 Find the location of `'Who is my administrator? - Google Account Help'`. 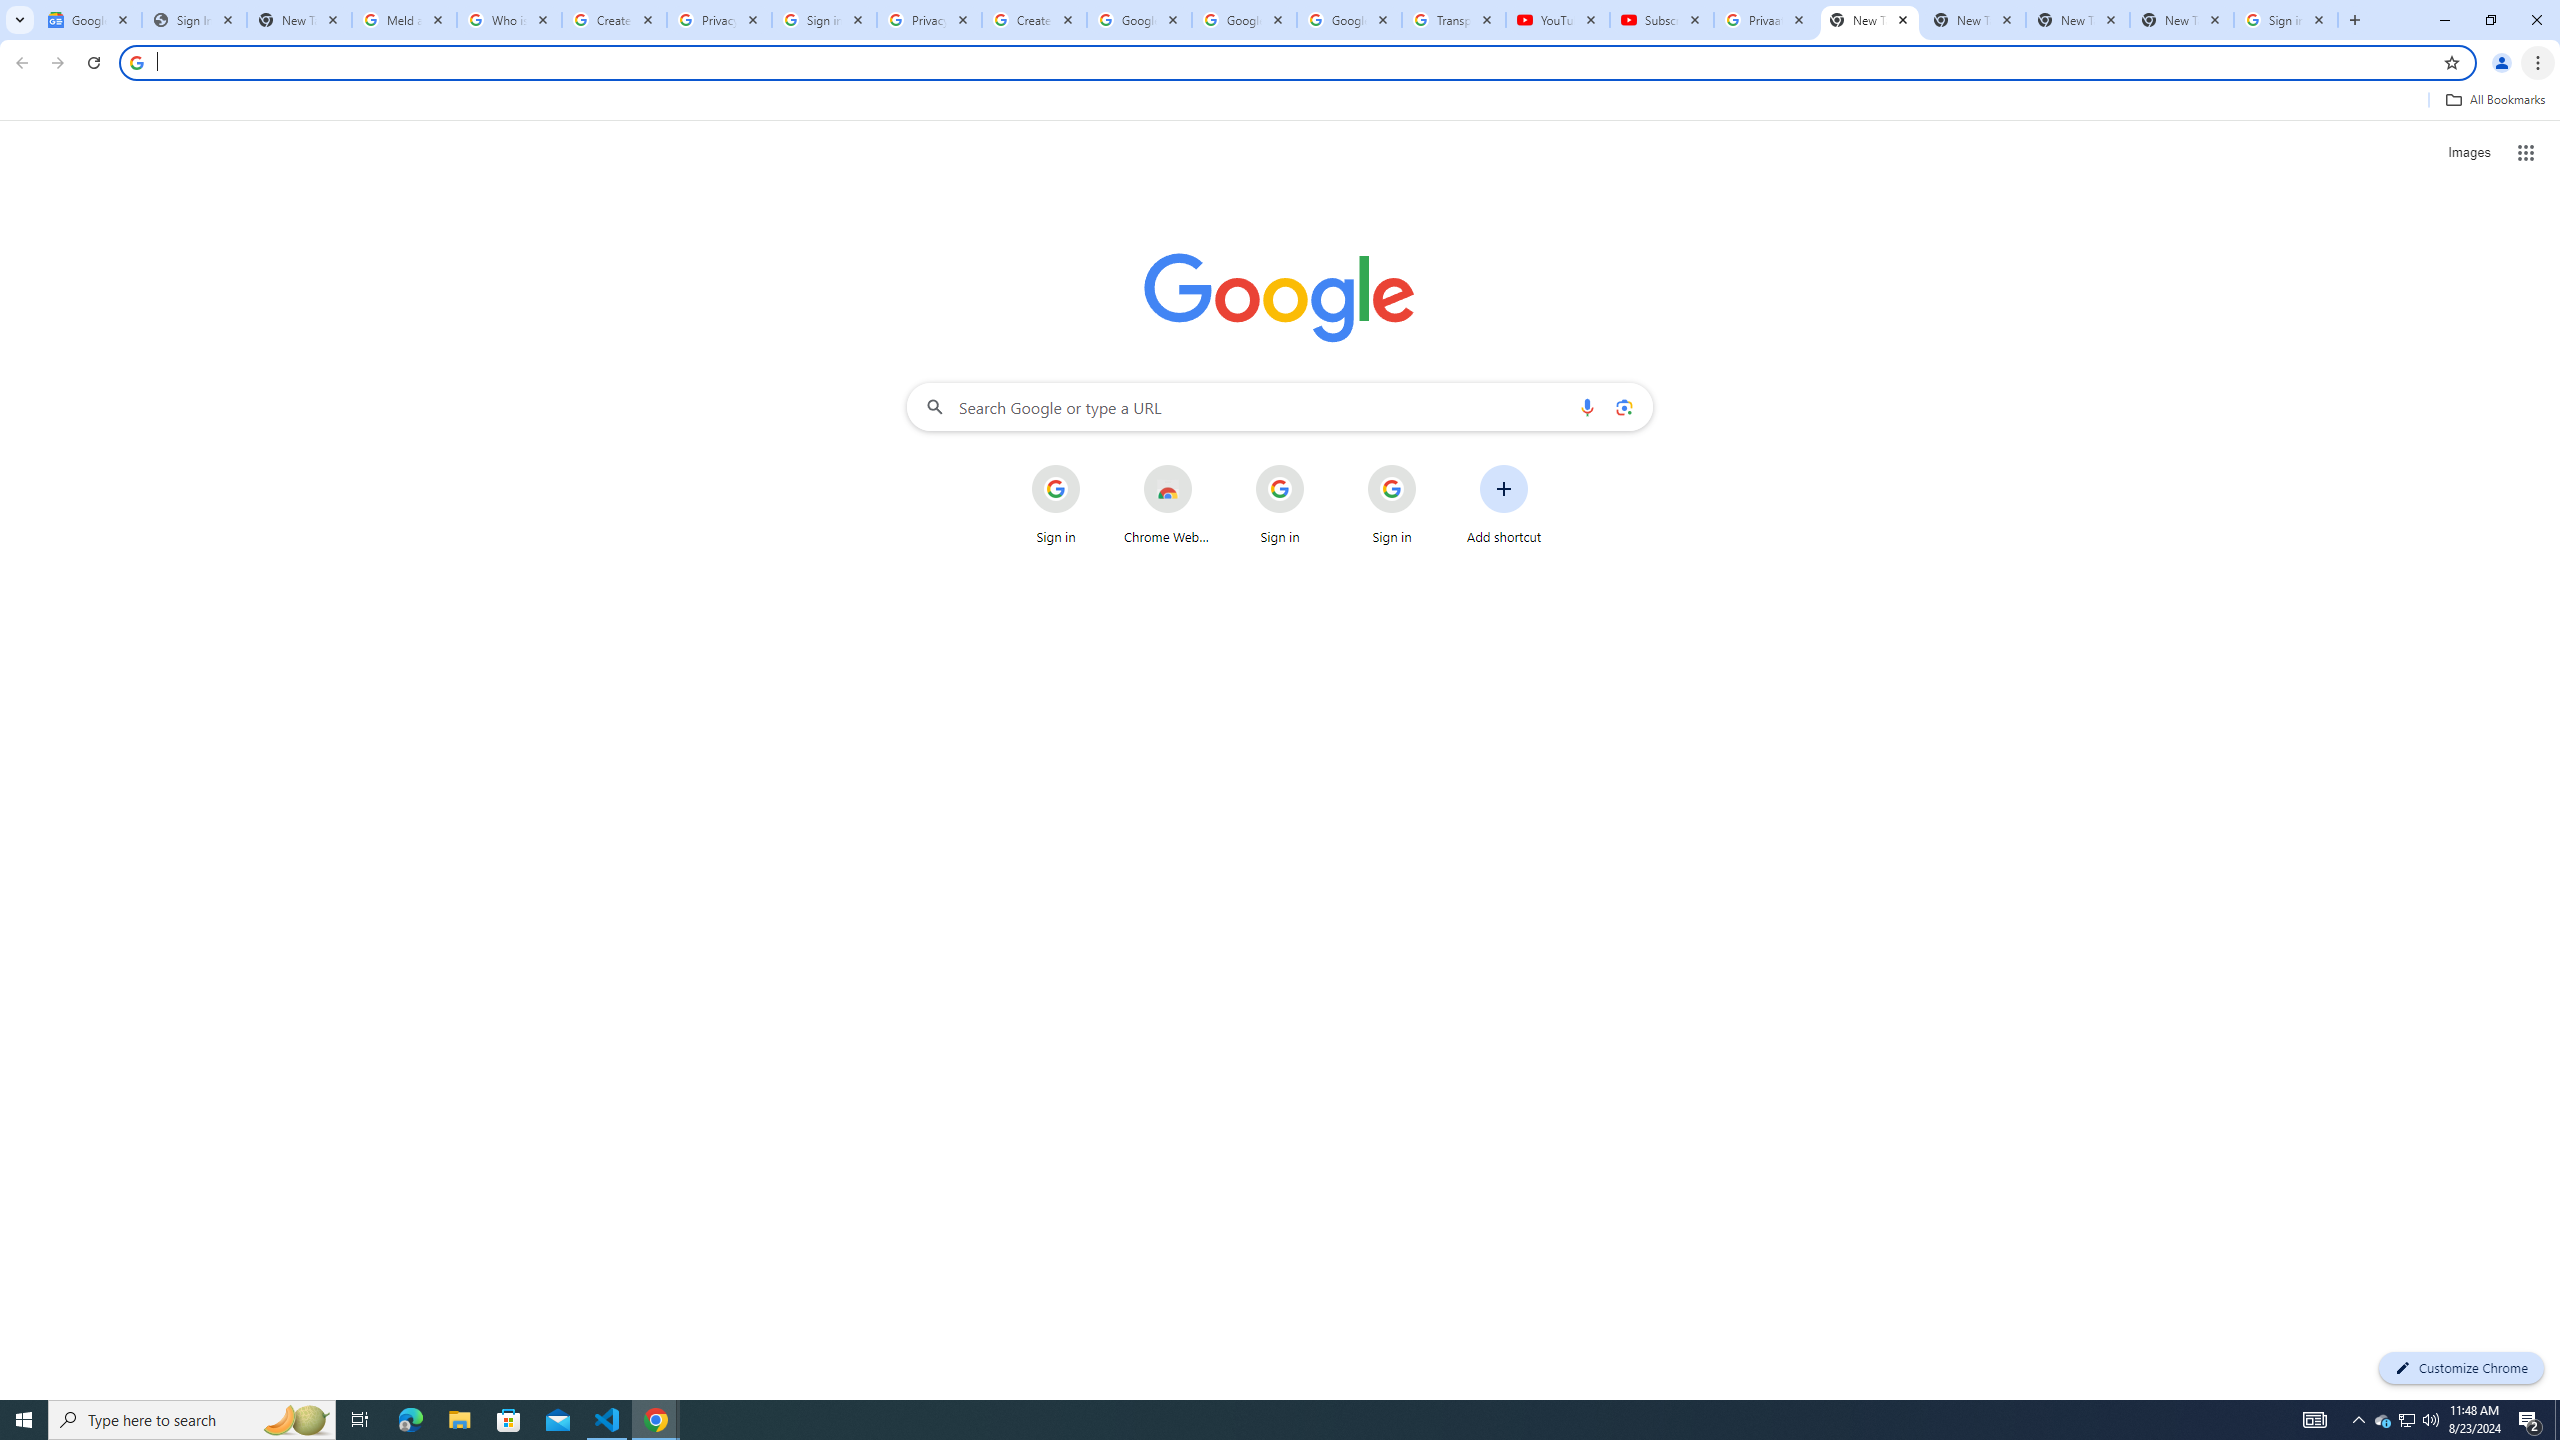

'Who is my administrator? - Google Account Help' is located at coordinates (509, 19).